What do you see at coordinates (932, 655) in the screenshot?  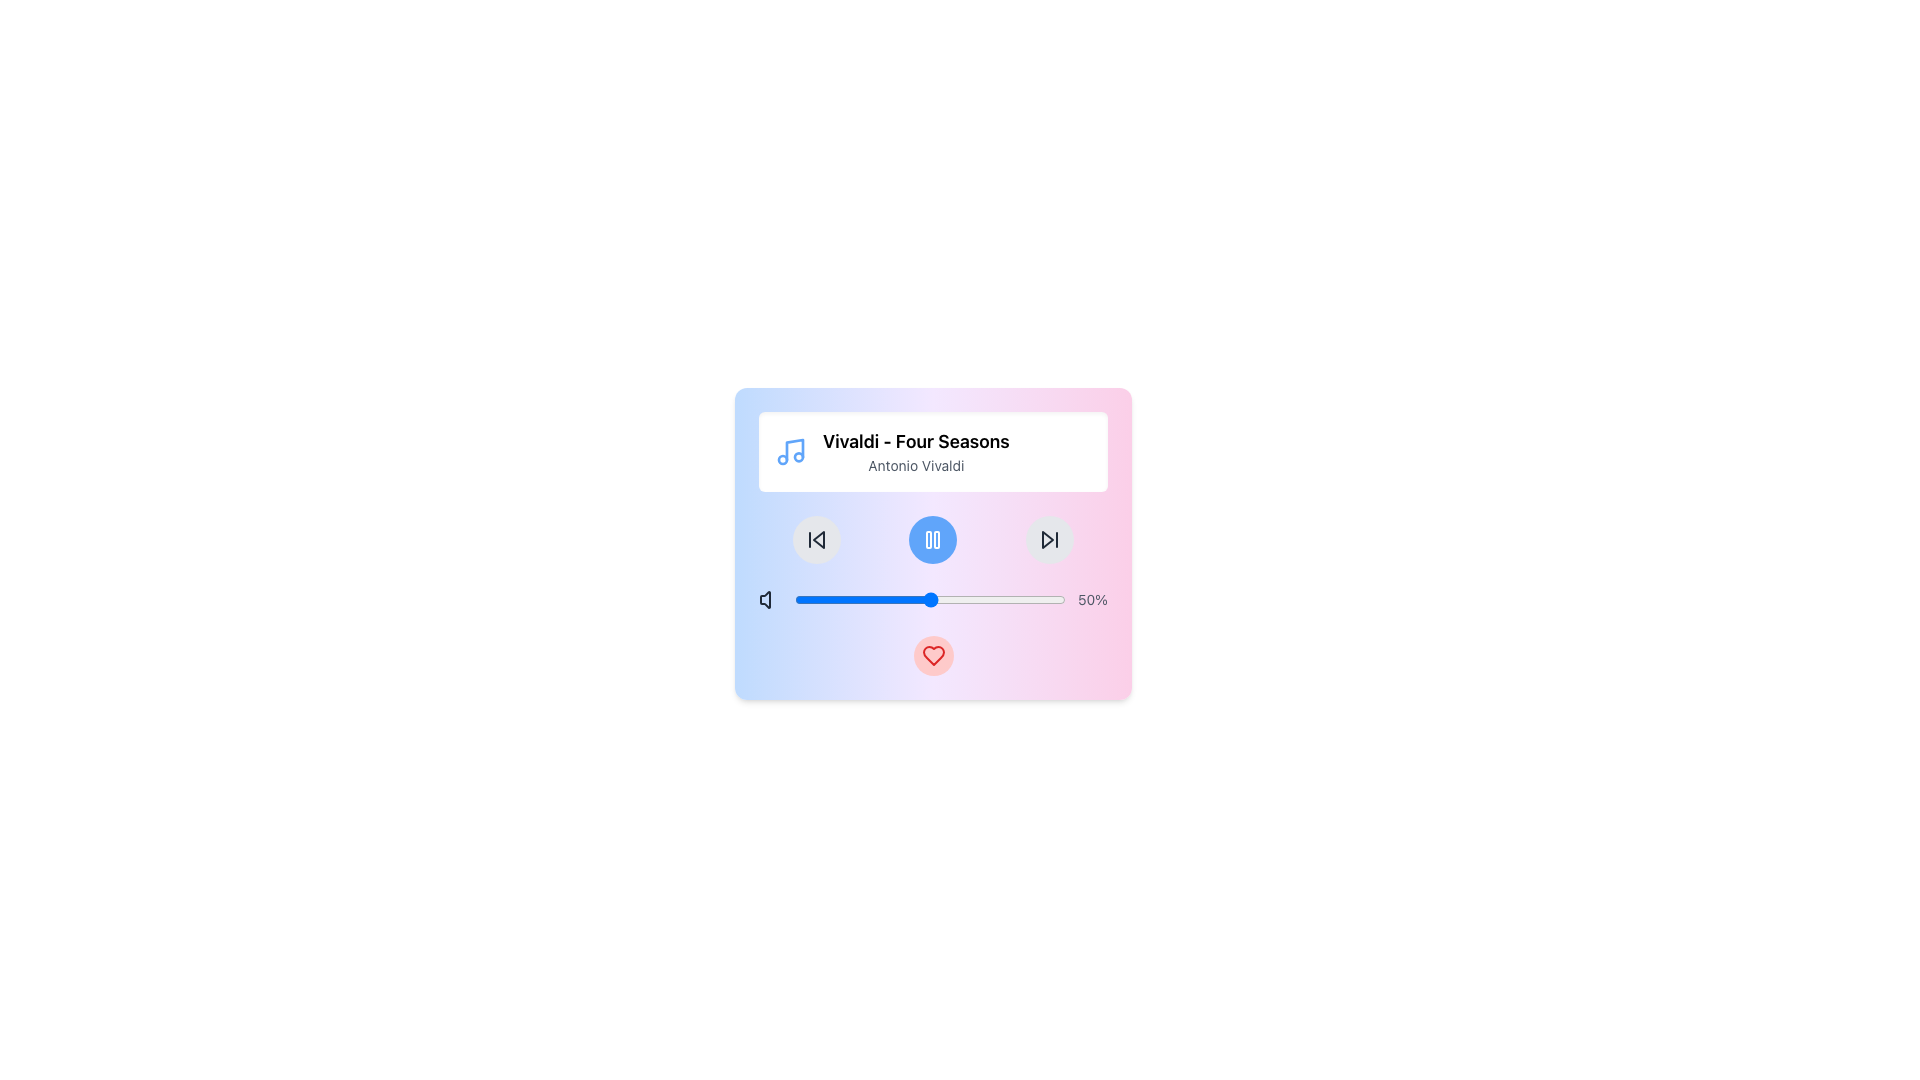 I see `the circular button with a red heart icon` at bounding box center [932, 655].